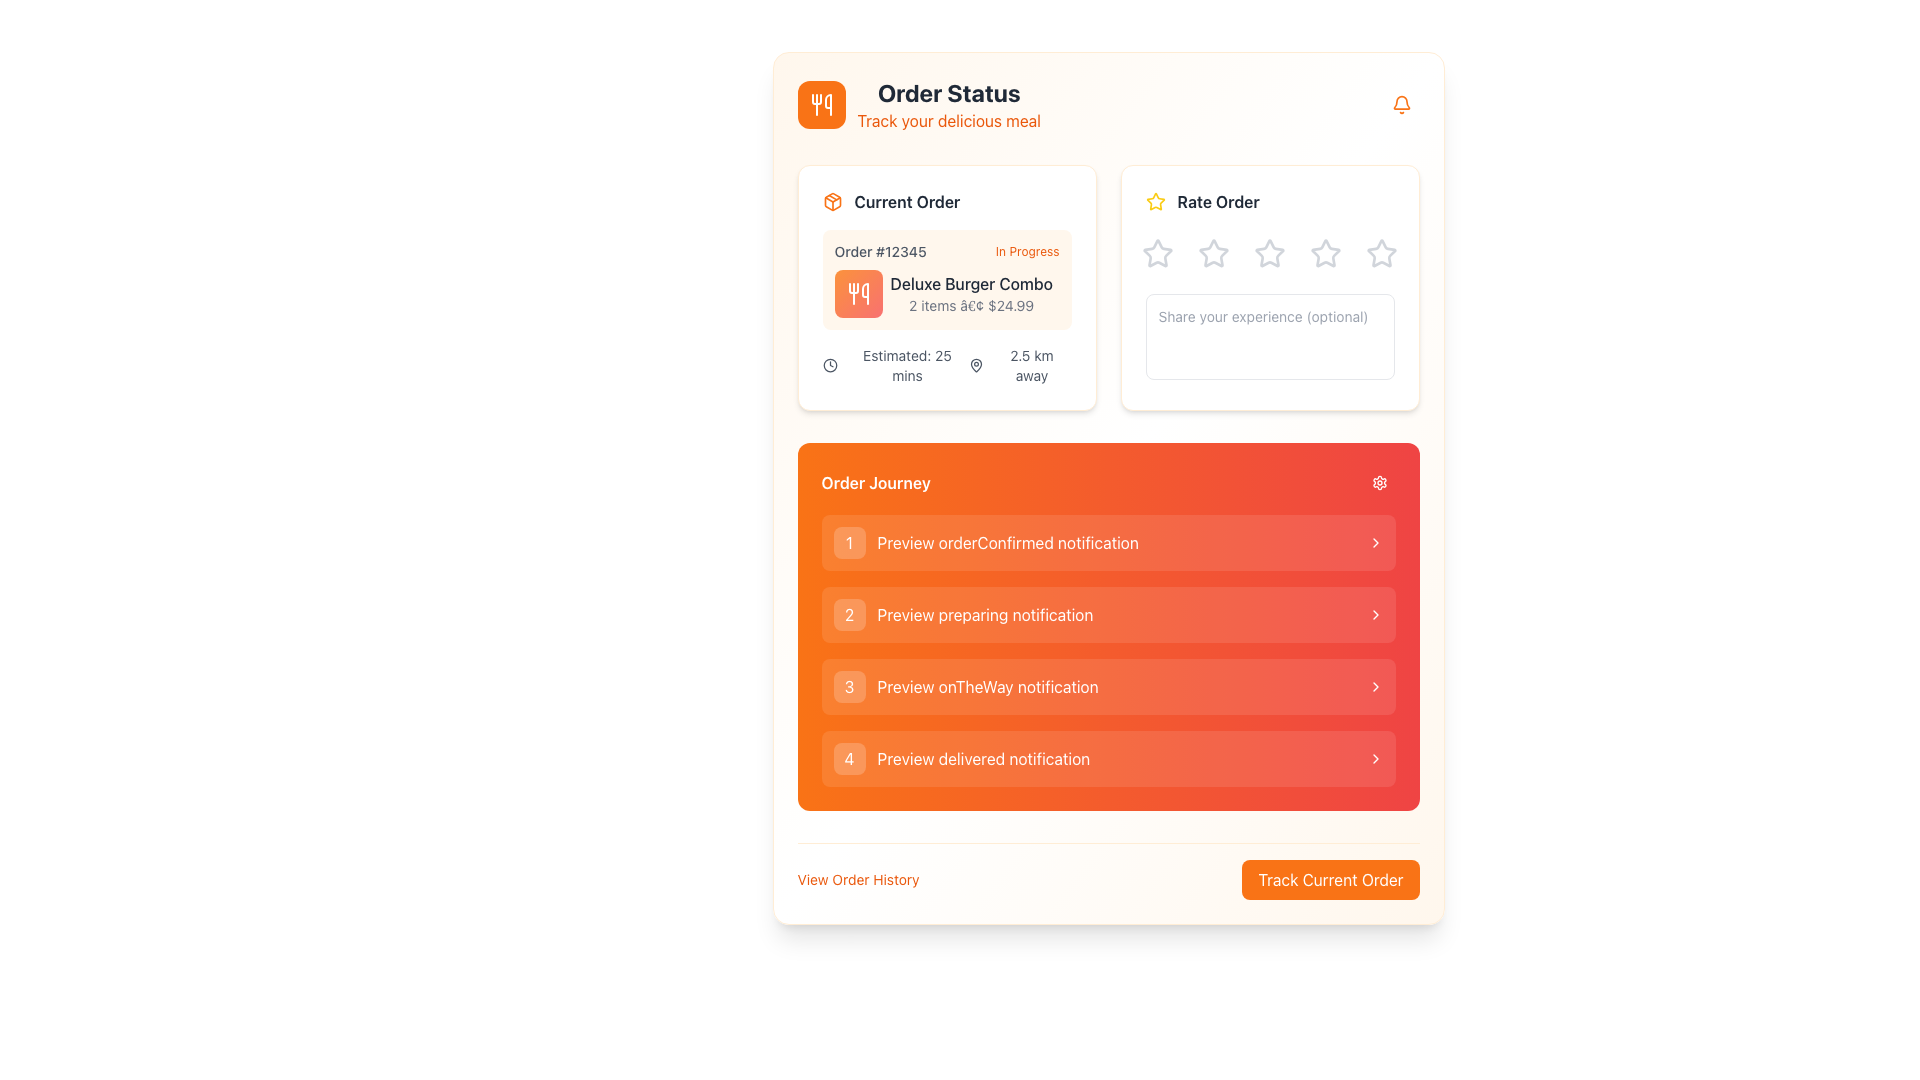  I want to click on the text label that provides information about the current order, specifically the number of items and total price, located below 'Deluxe Burger Combo' in the 'Current Order' card, so click(971, 305).